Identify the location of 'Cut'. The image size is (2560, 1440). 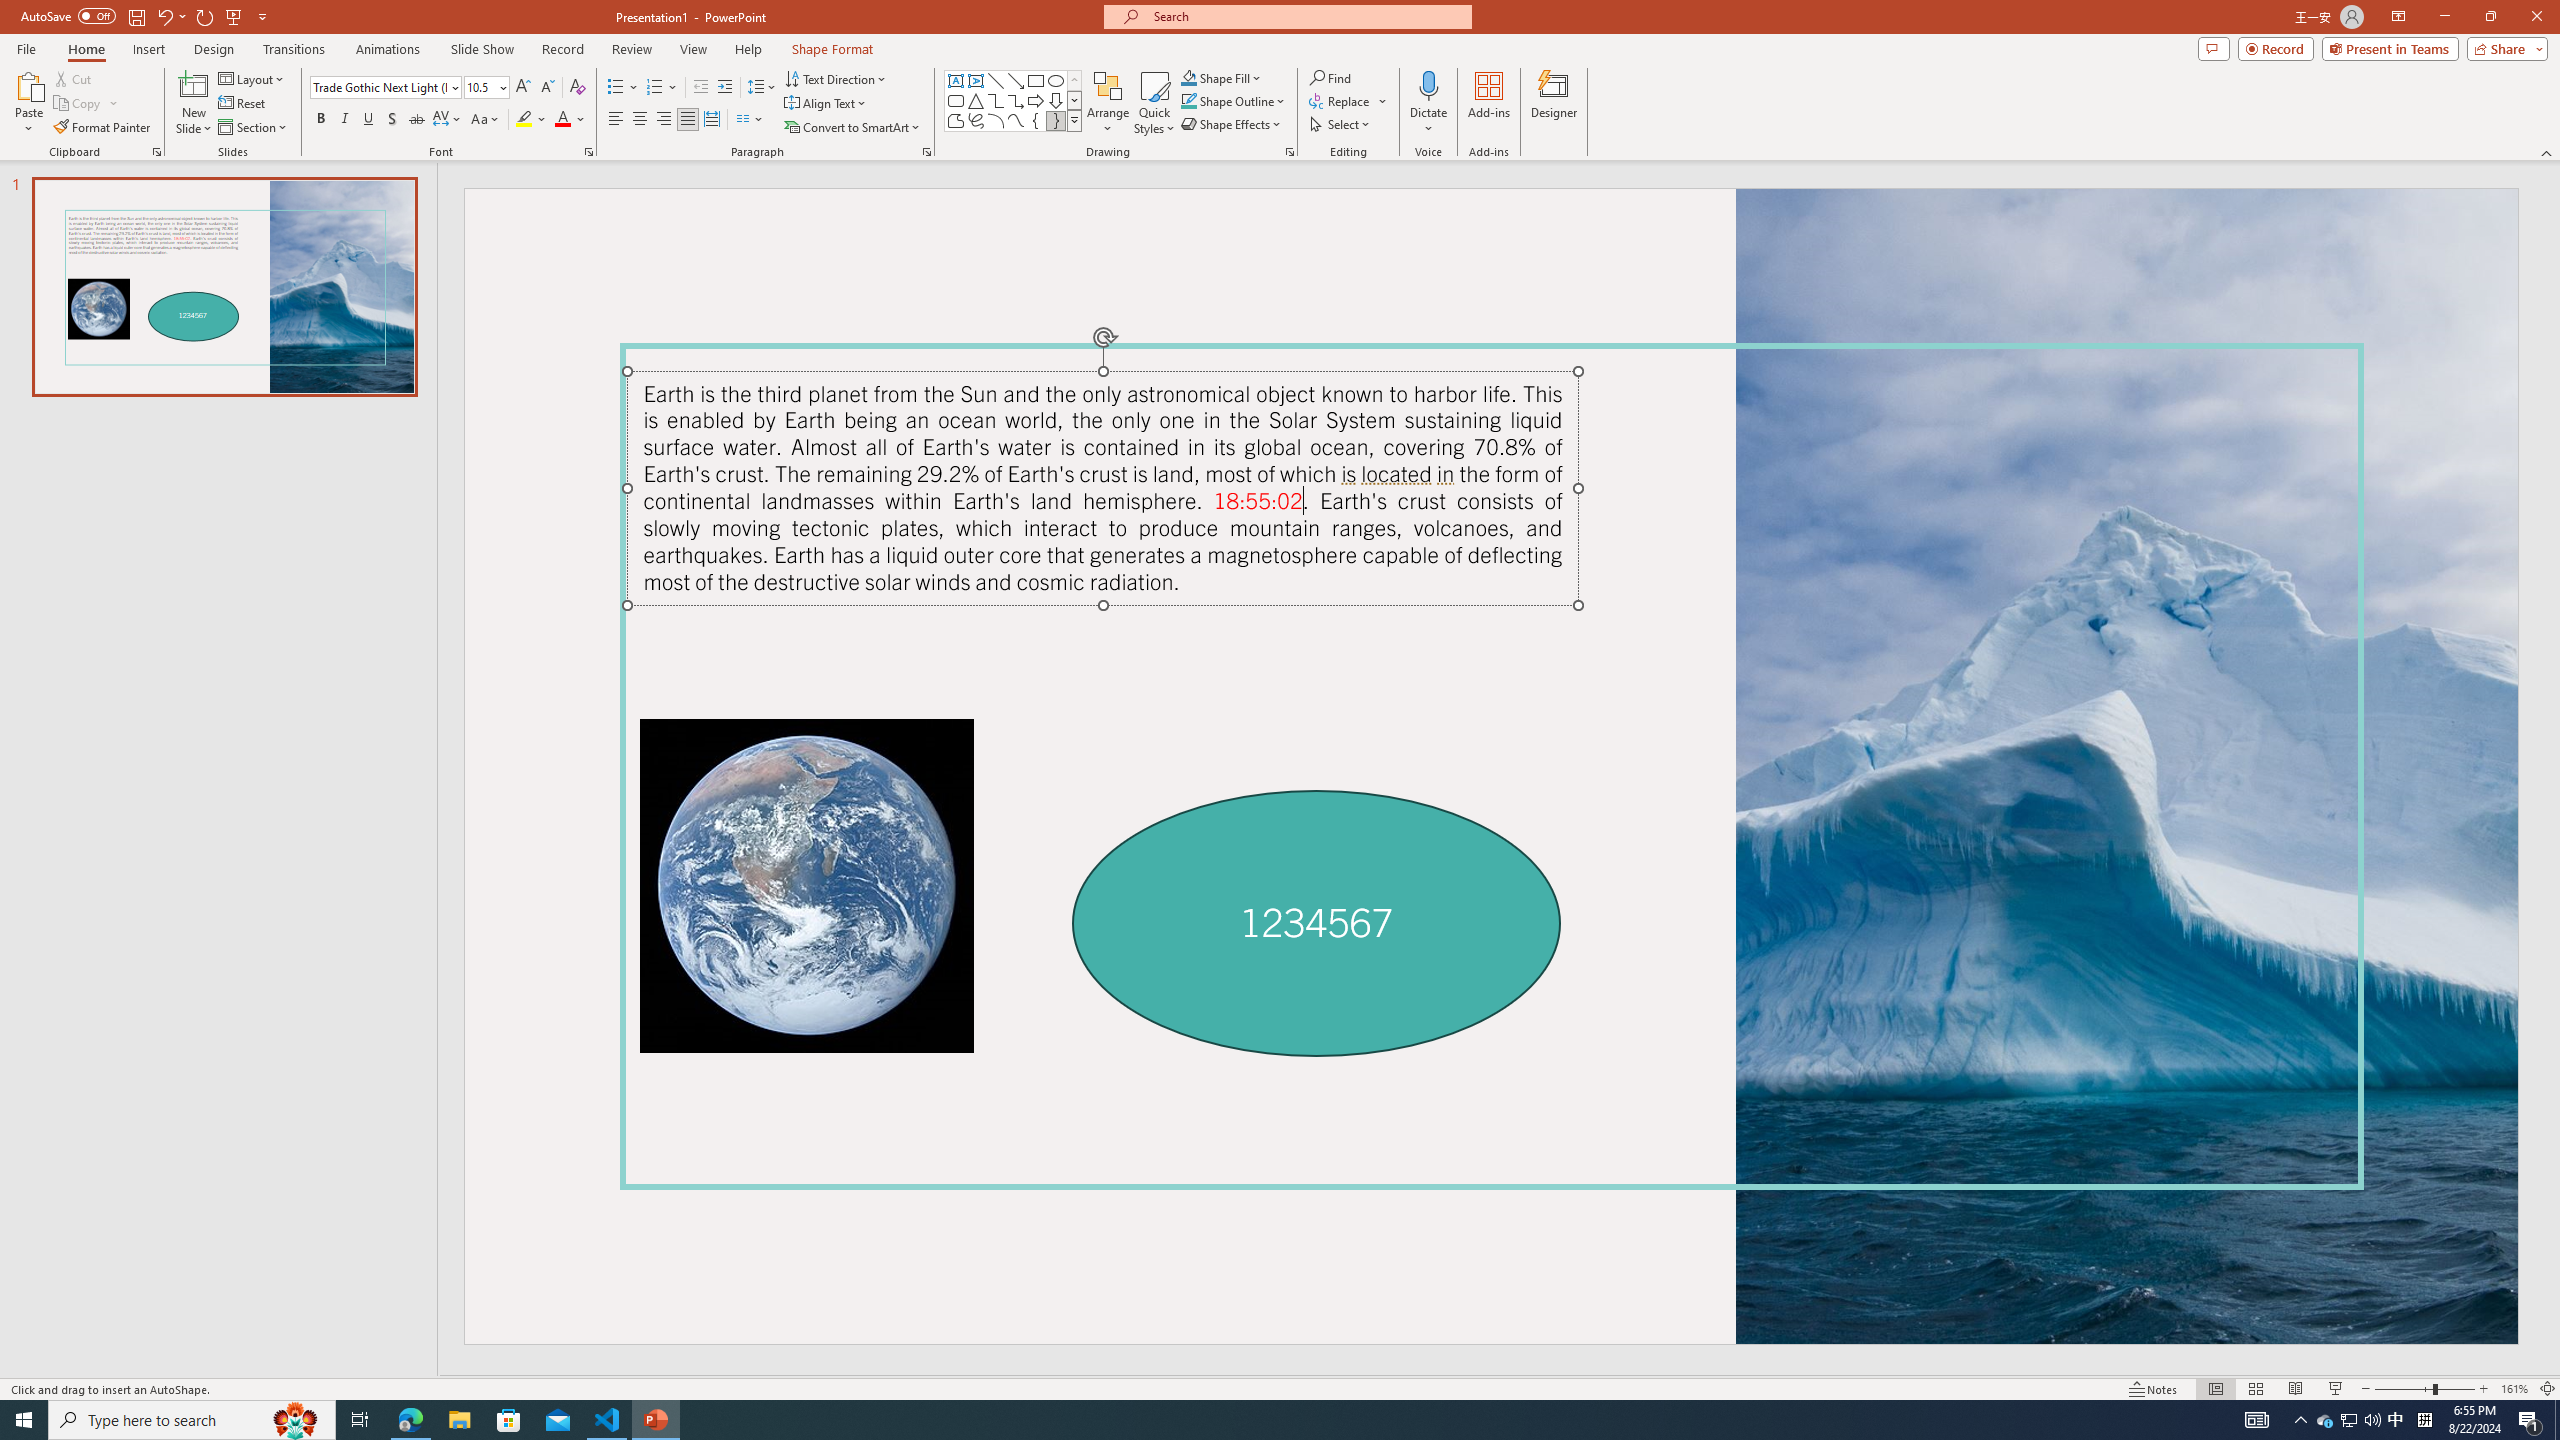
(73, 78).